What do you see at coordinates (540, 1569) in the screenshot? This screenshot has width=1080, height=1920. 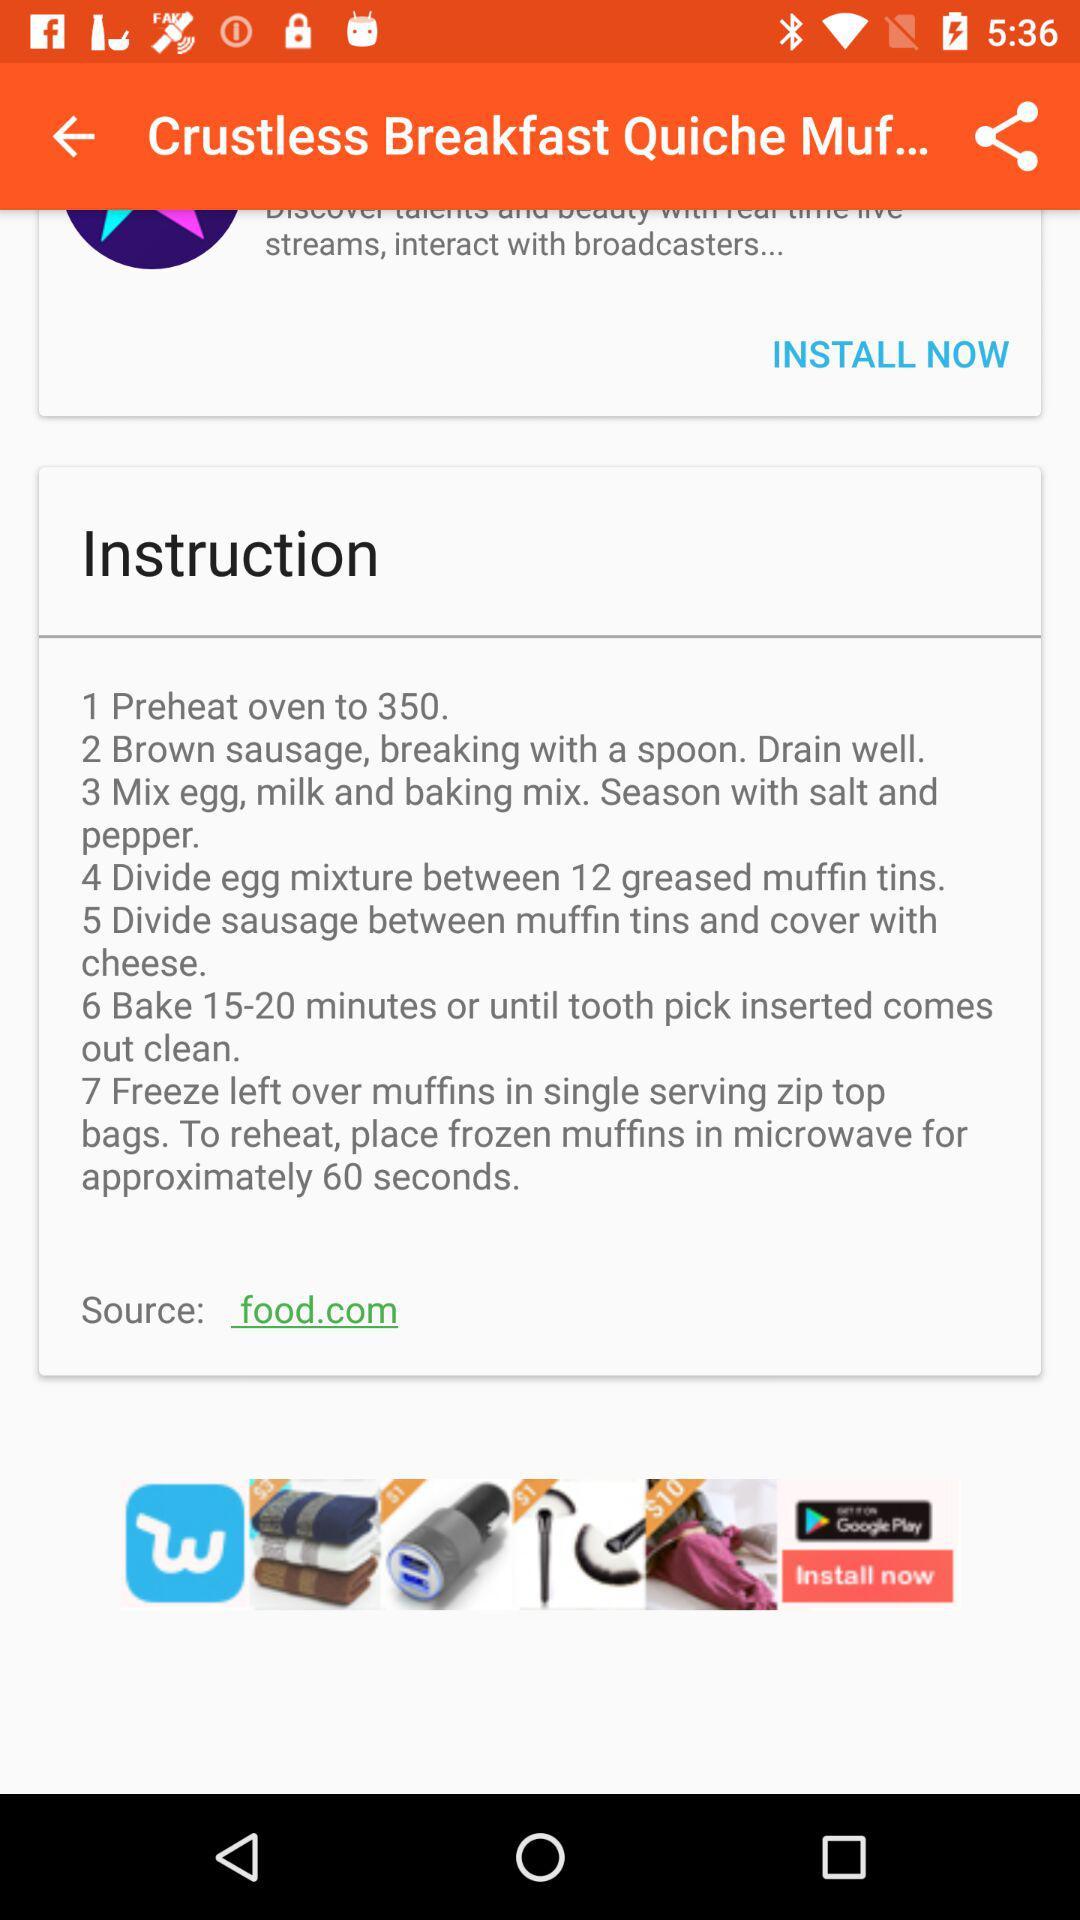 I see `advertisement` at bounding box center [540, 1569].